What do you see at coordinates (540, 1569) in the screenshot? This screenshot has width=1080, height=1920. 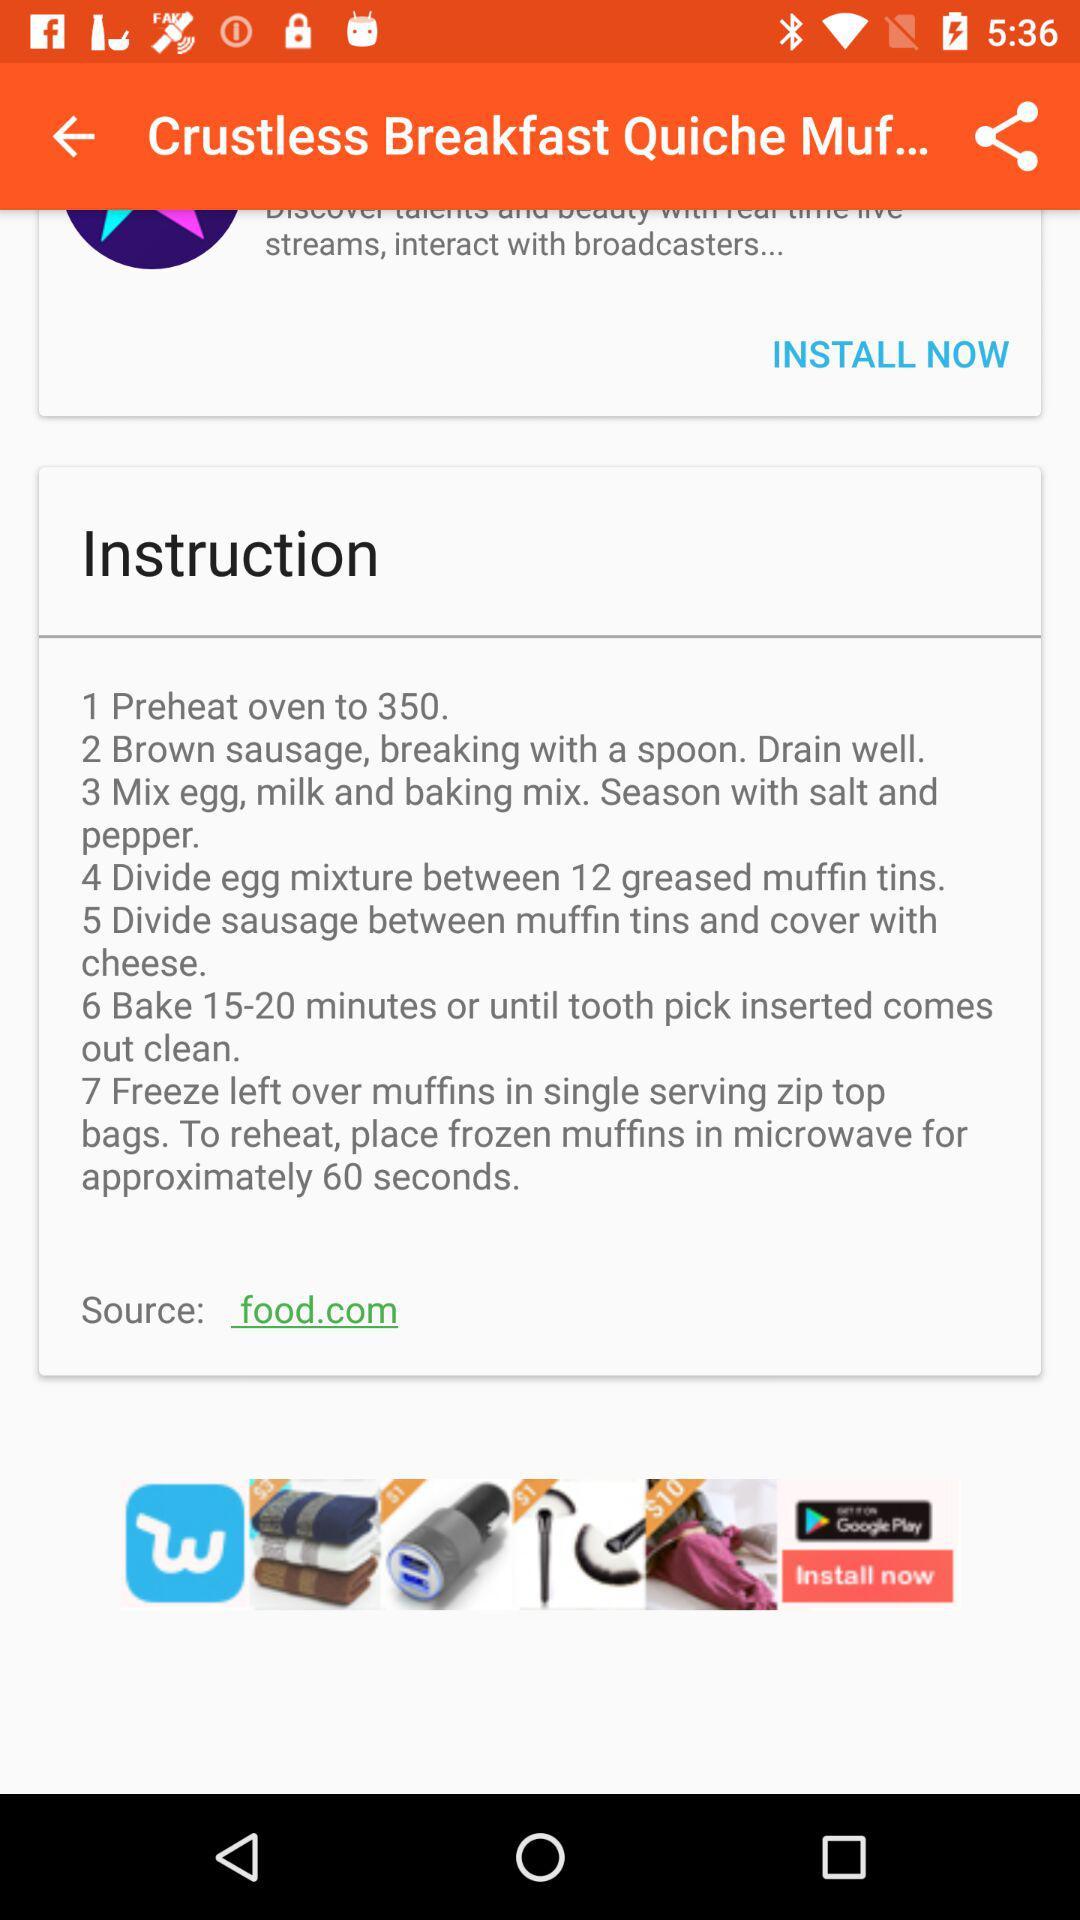 I see `advertisement` at bounding box center [540, 1569].